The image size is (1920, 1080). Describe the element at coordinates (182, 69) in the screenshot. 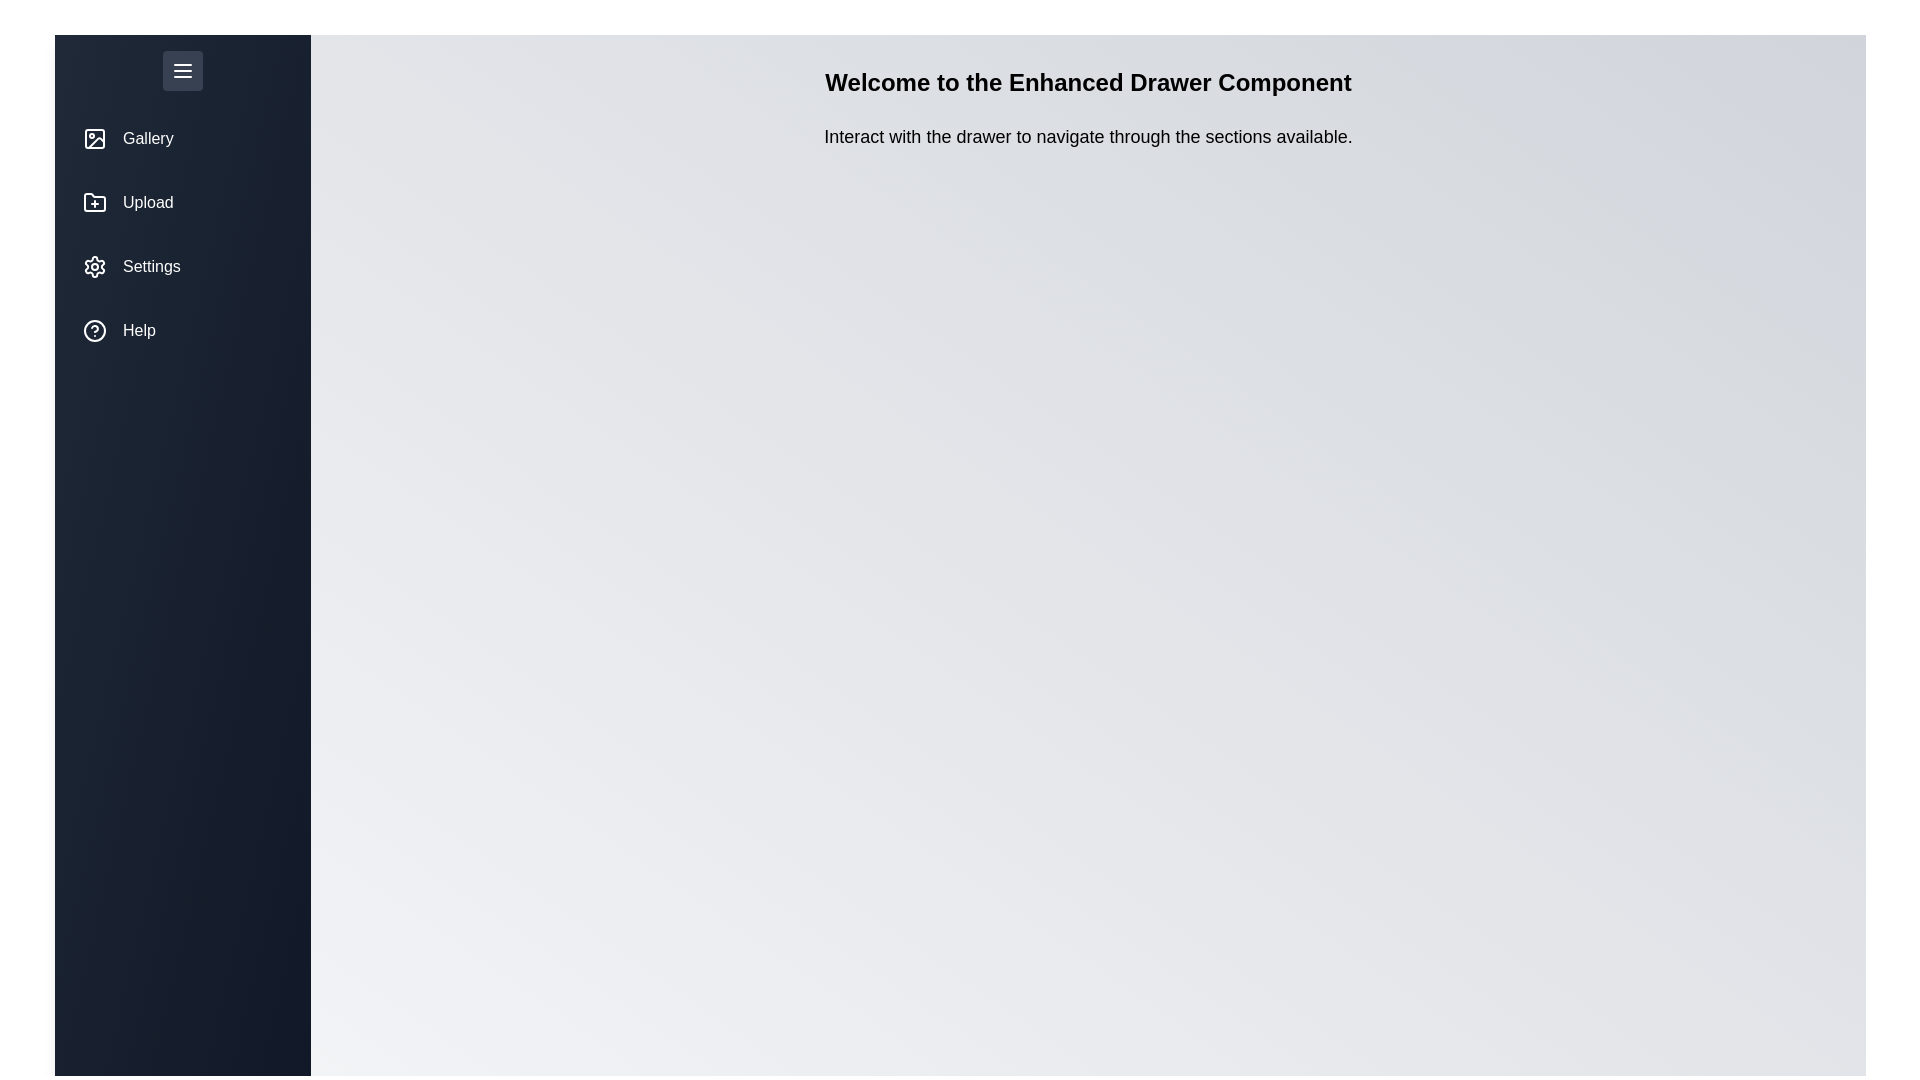

I see `the menu button to toggle the drawer open or close` at that location.